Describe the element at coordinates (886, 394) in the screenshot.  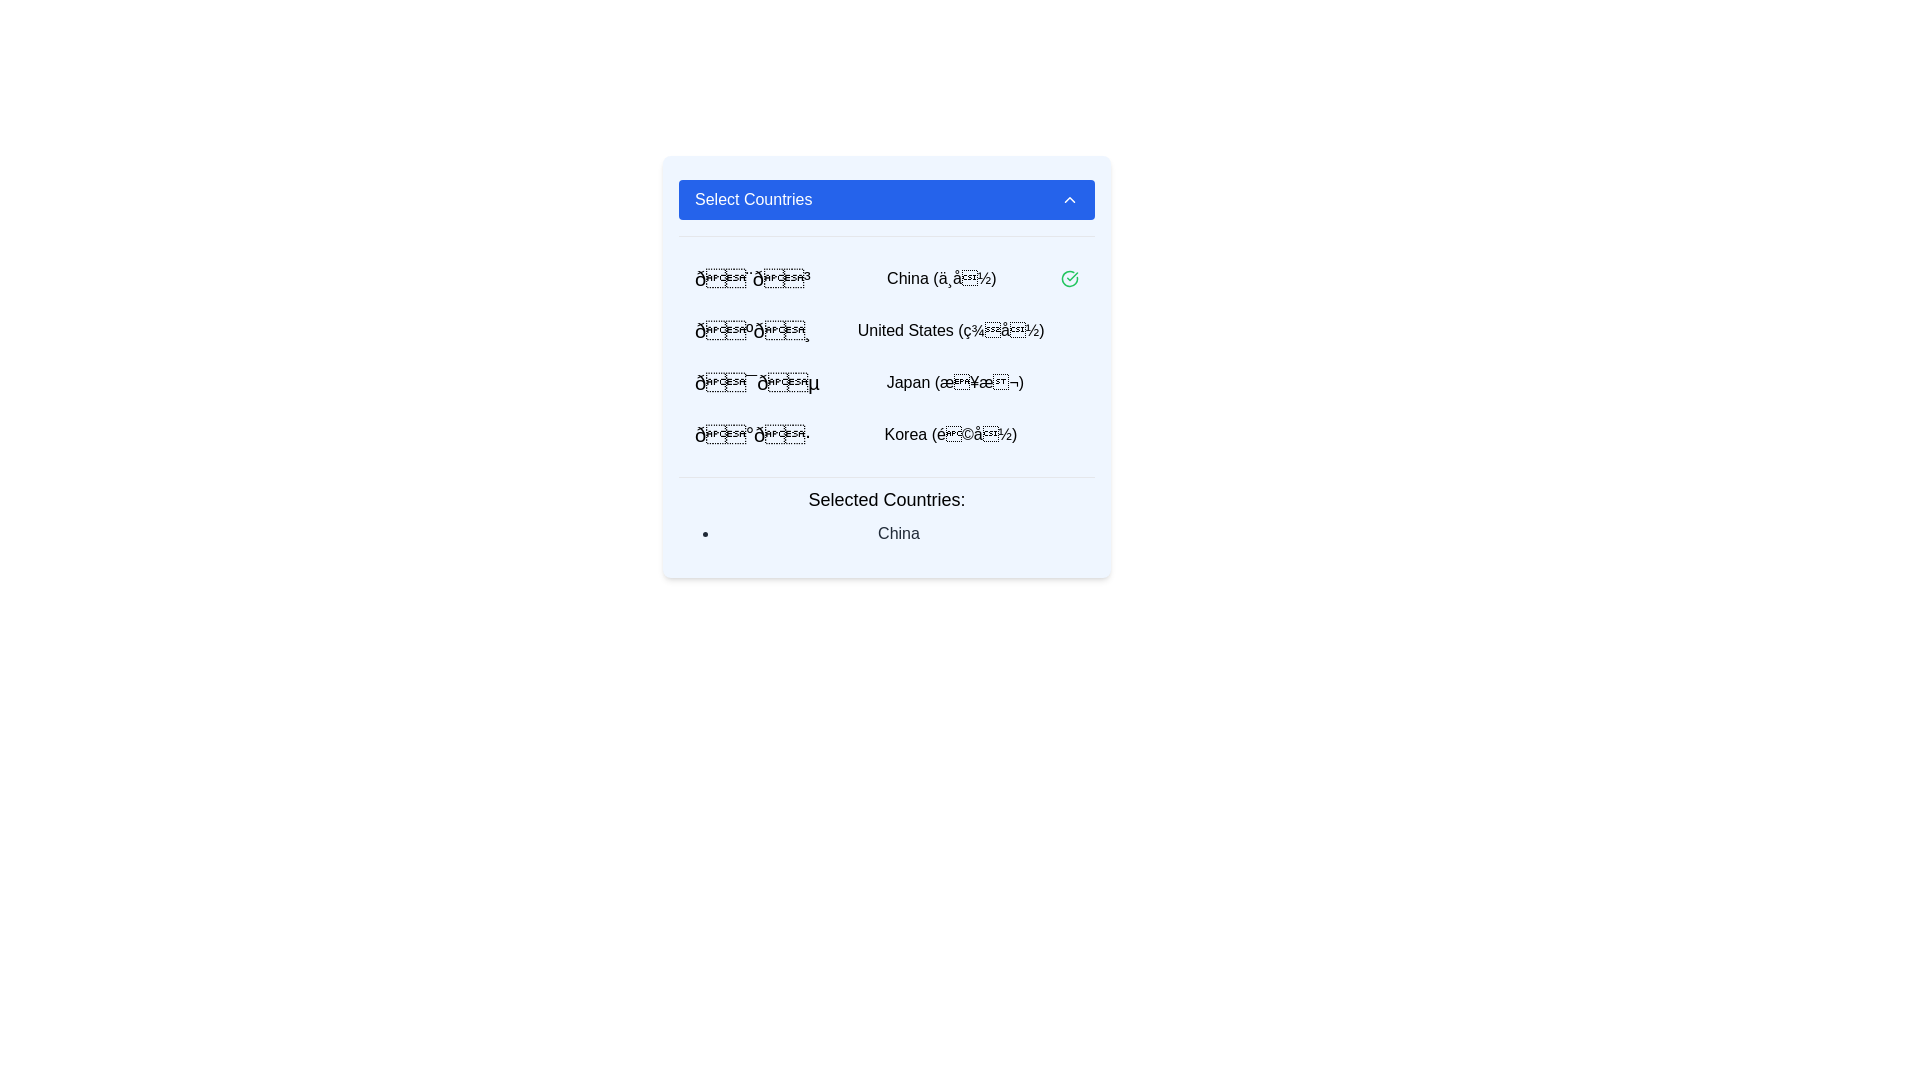
I see `the selectable list item for the country 'Japan' which is located below 'United States' and above 'Korea' in the 'Select Countries' panel to indicate the user's choice` at that location.